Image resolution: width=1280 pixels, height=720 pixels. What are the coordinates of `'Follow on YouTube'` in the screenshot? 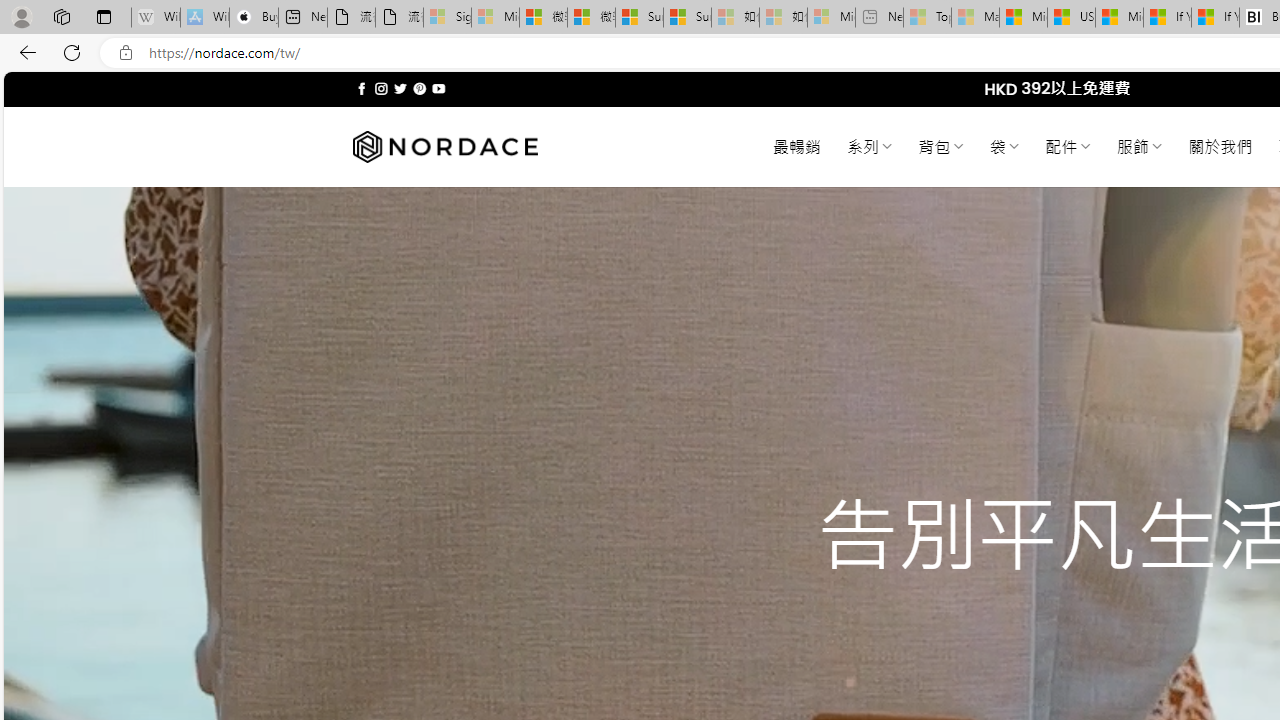 It's located at (438, 88).